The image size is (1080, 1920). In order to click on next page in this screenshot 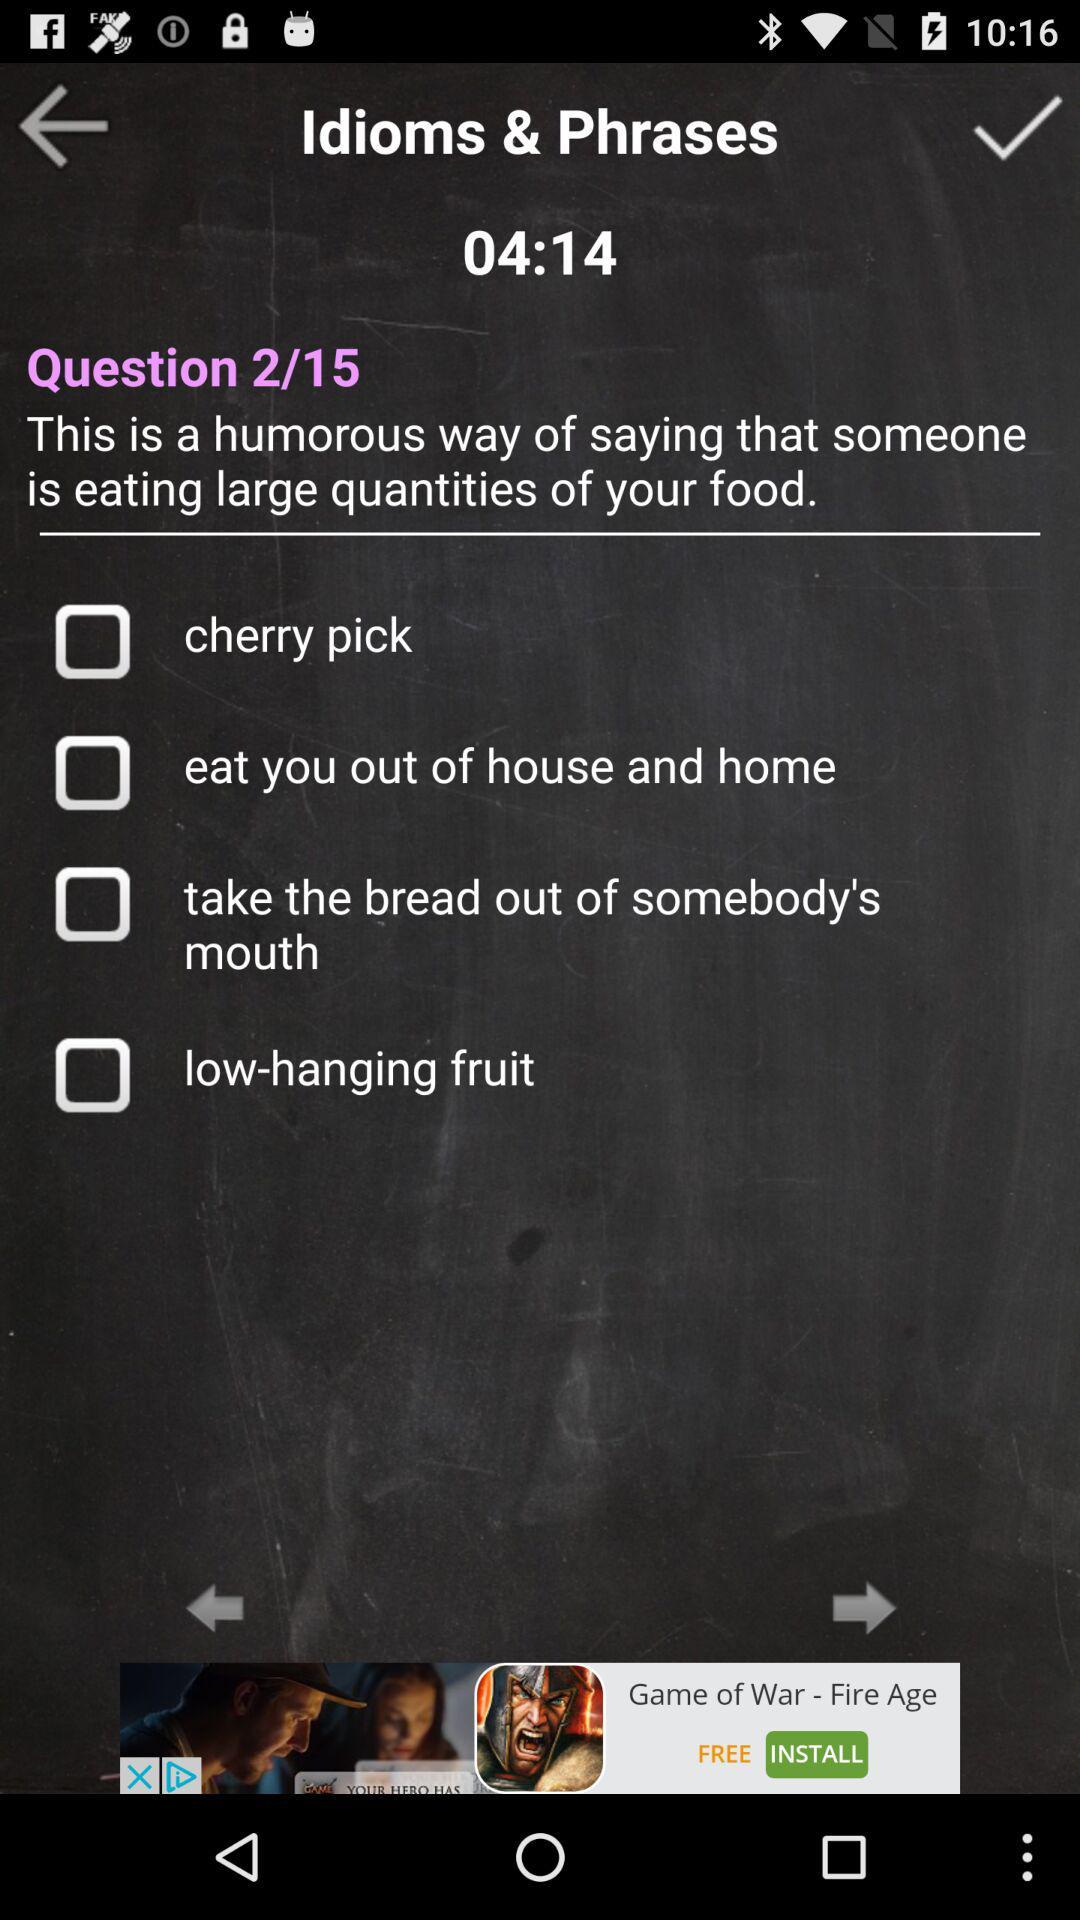, I will do `click(864, 1607)`.